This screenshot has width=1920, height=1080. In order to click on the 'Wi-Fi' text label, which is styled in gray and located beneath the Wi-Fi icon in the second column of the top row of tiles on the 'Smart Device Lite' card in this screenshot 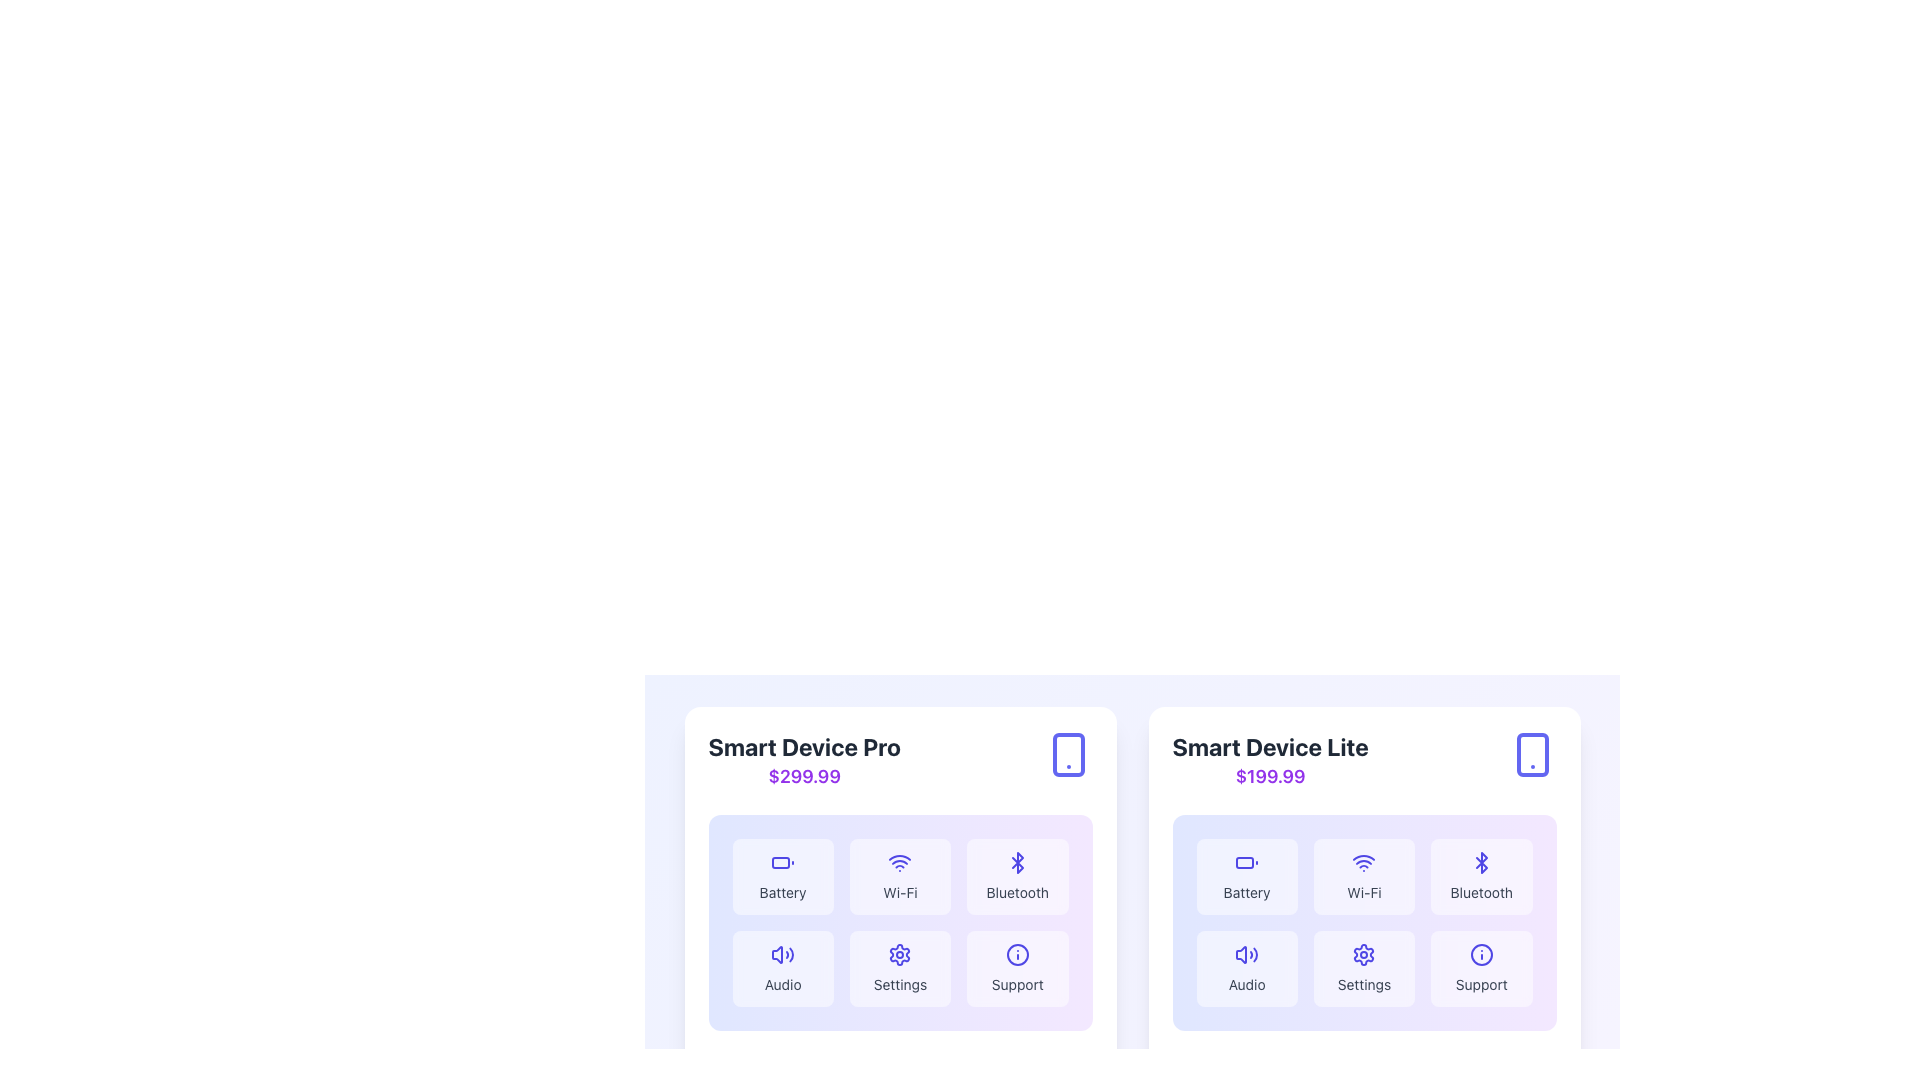, I will do `click(1363, 892)`.